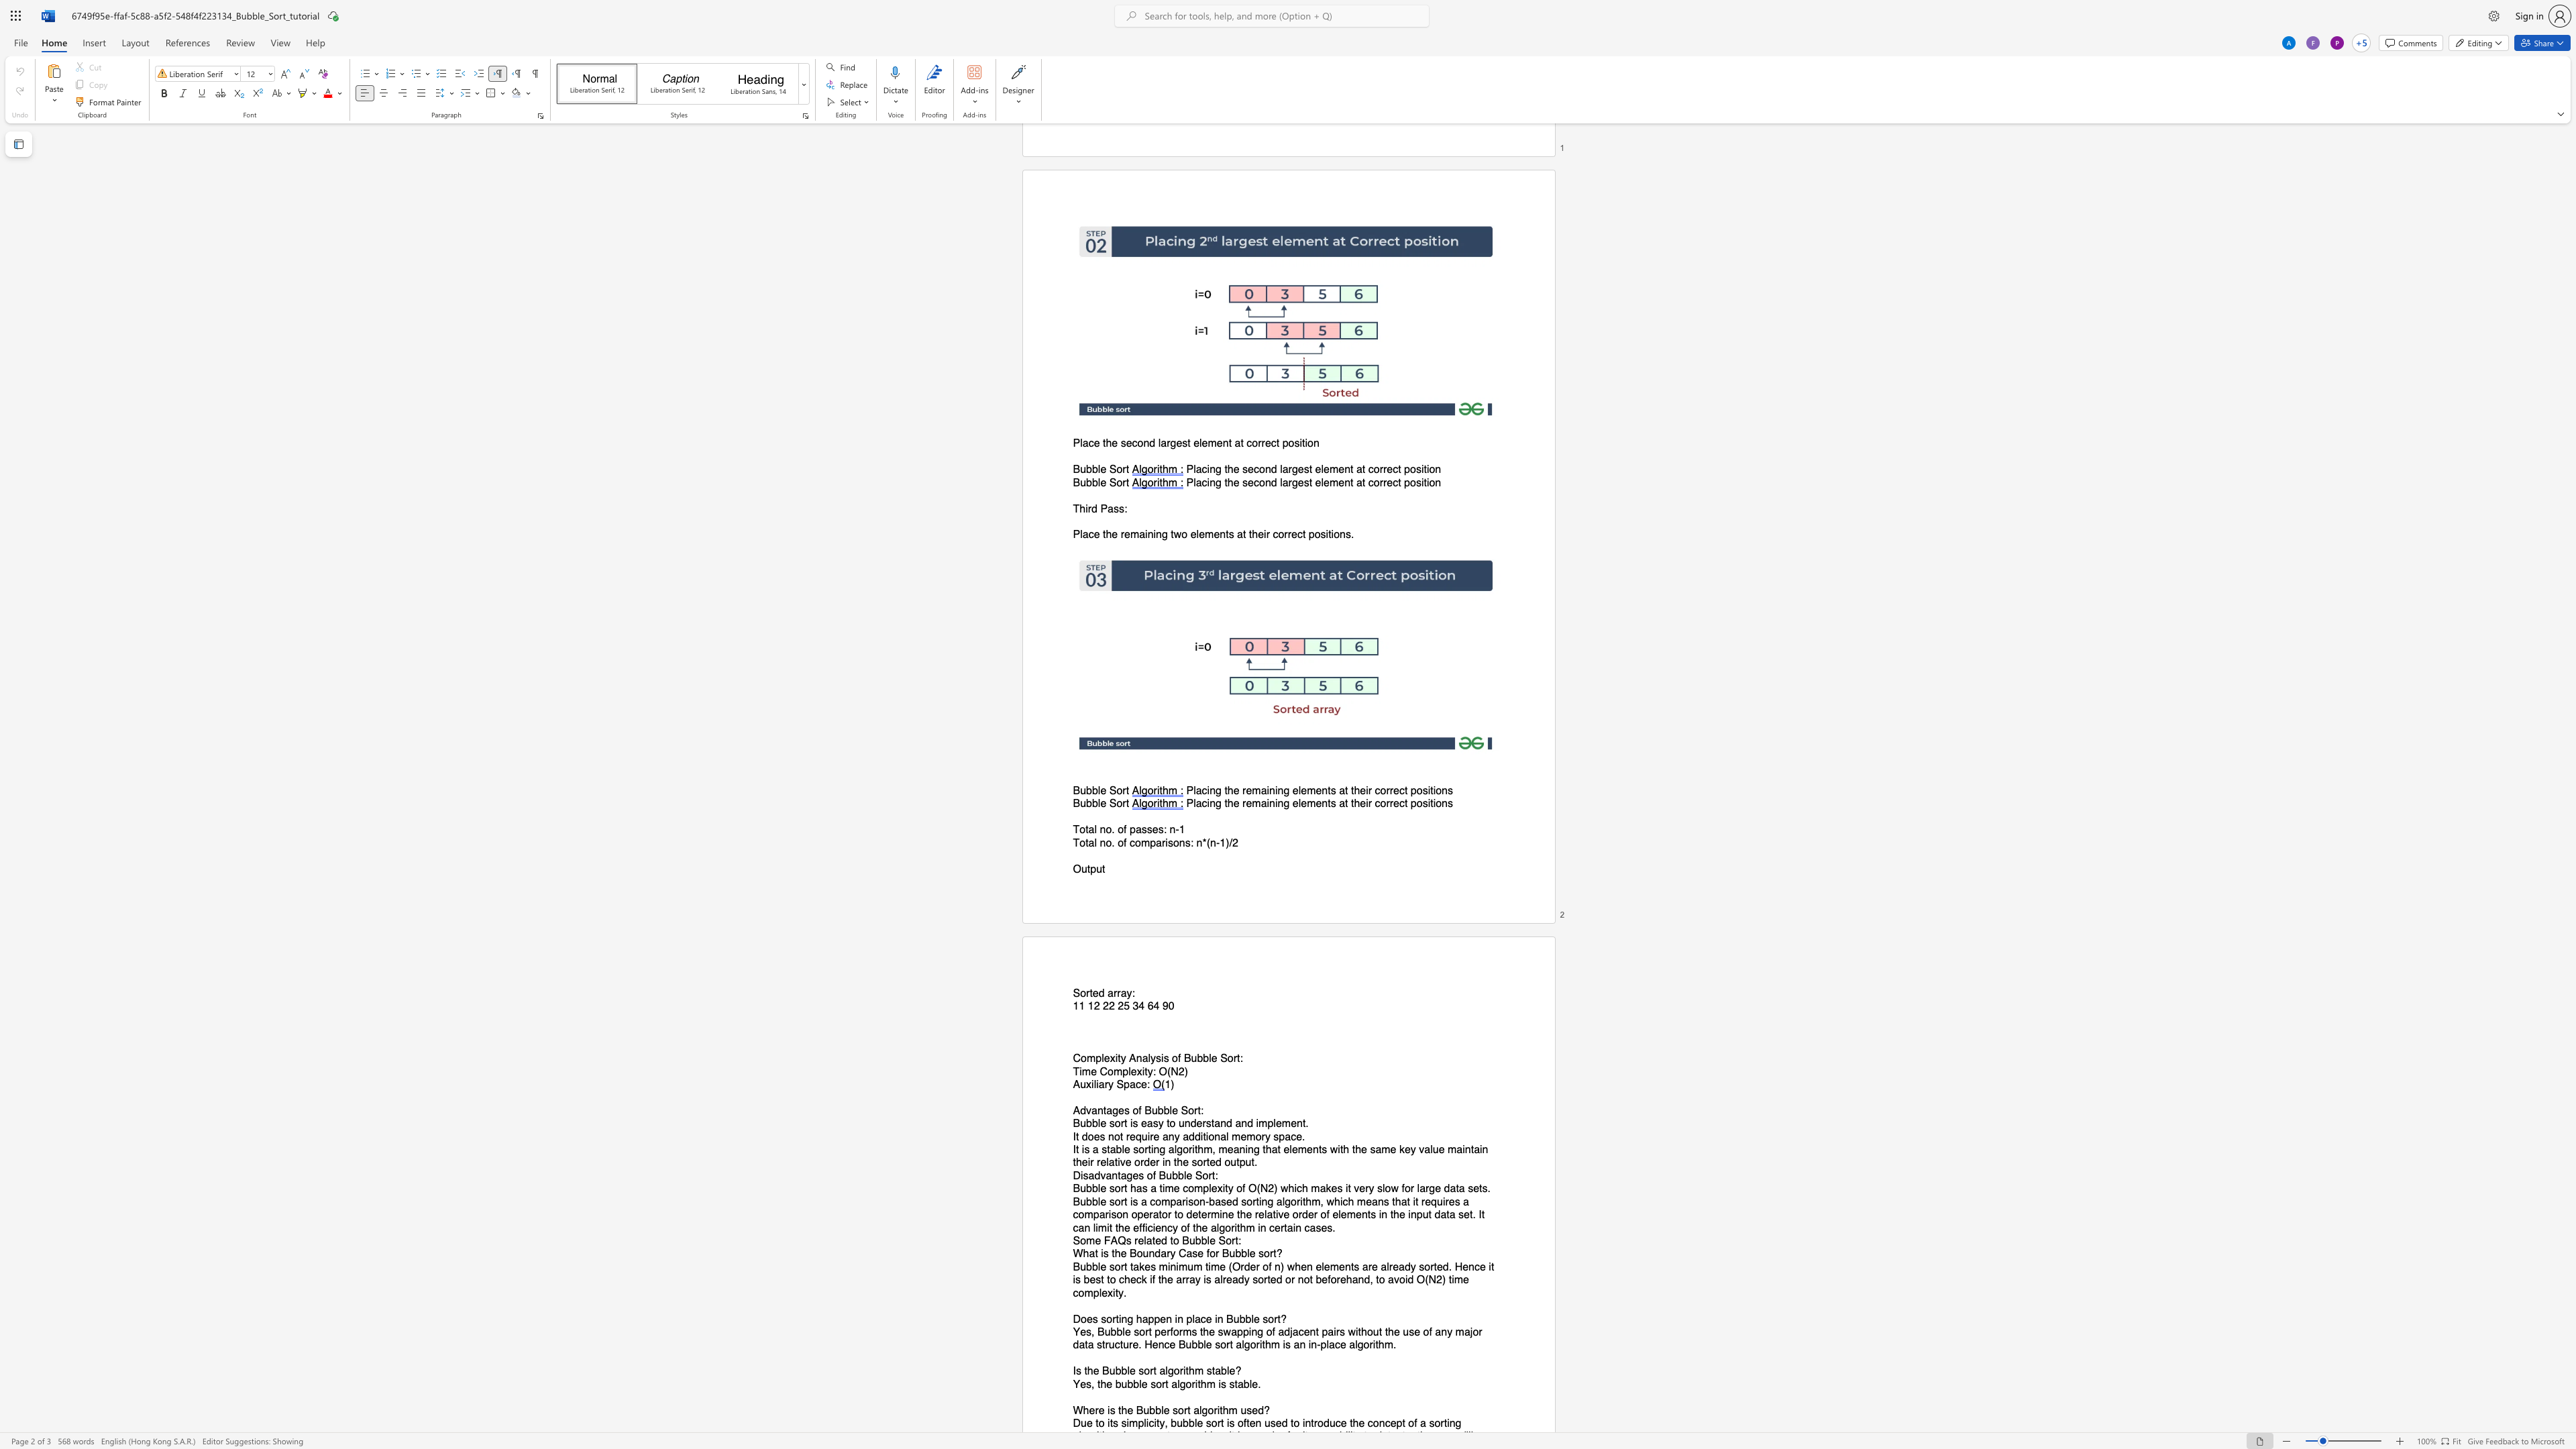 The image size is (2576, 1449). Describe the element at coordinates (1120, 1110) in the screenshot. I see `the 1th character "e" in the text` at that location.